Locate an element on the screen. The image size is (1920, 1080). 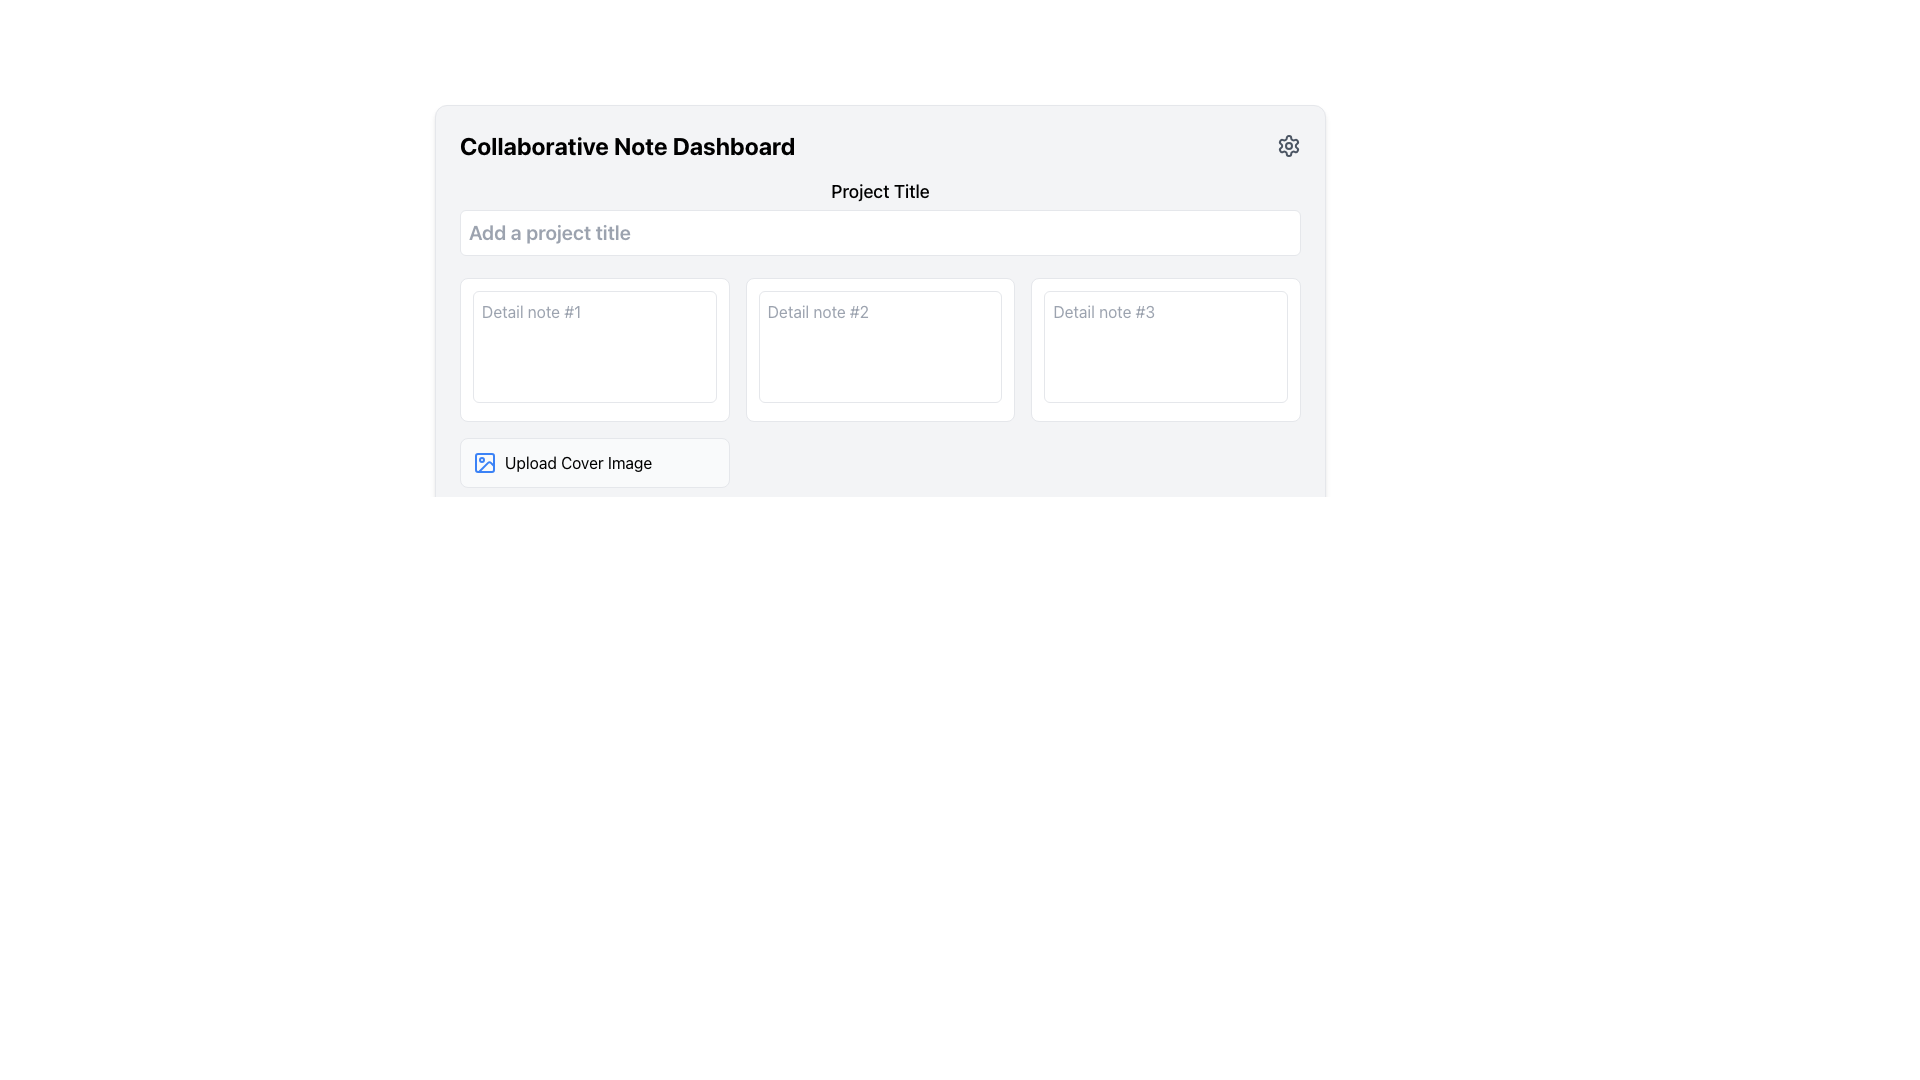
the small blue outlined icon representing an image, located to the left of the 'Upload Cover Image' text is located at coordinates (484, 462).